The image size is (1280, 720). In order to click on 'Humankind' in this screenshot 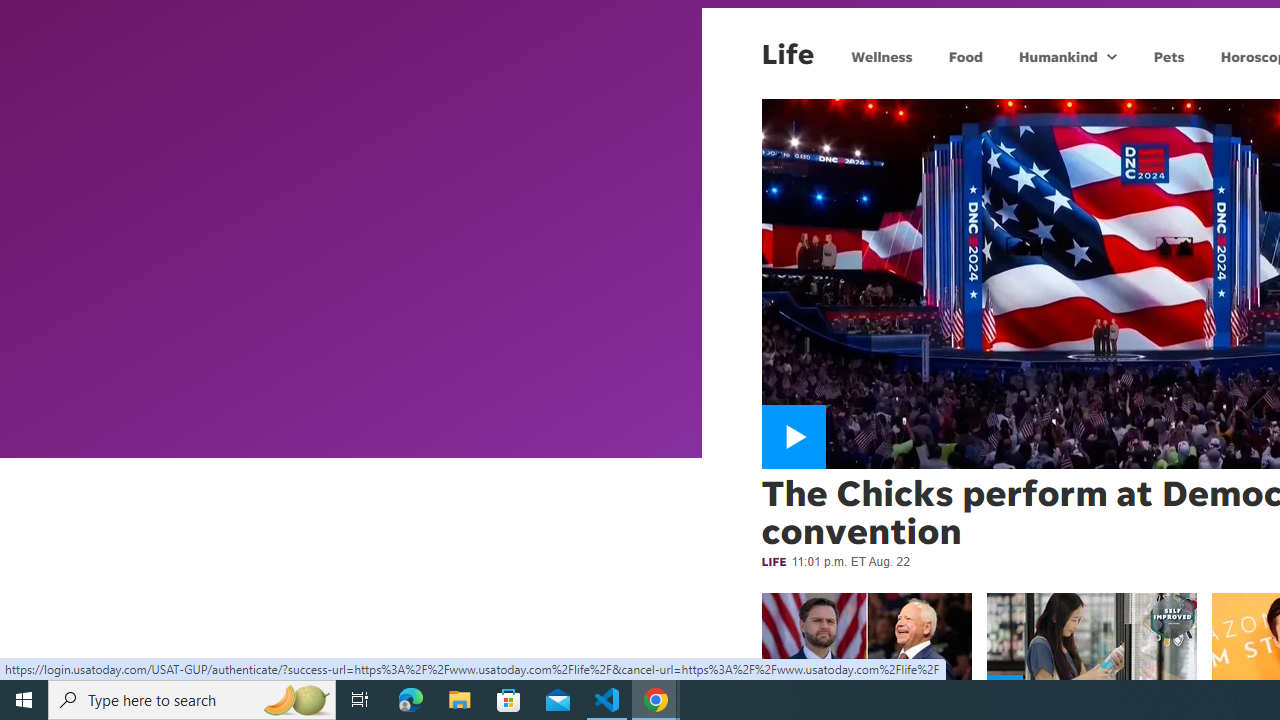, I will do `click(1055, 55)`.